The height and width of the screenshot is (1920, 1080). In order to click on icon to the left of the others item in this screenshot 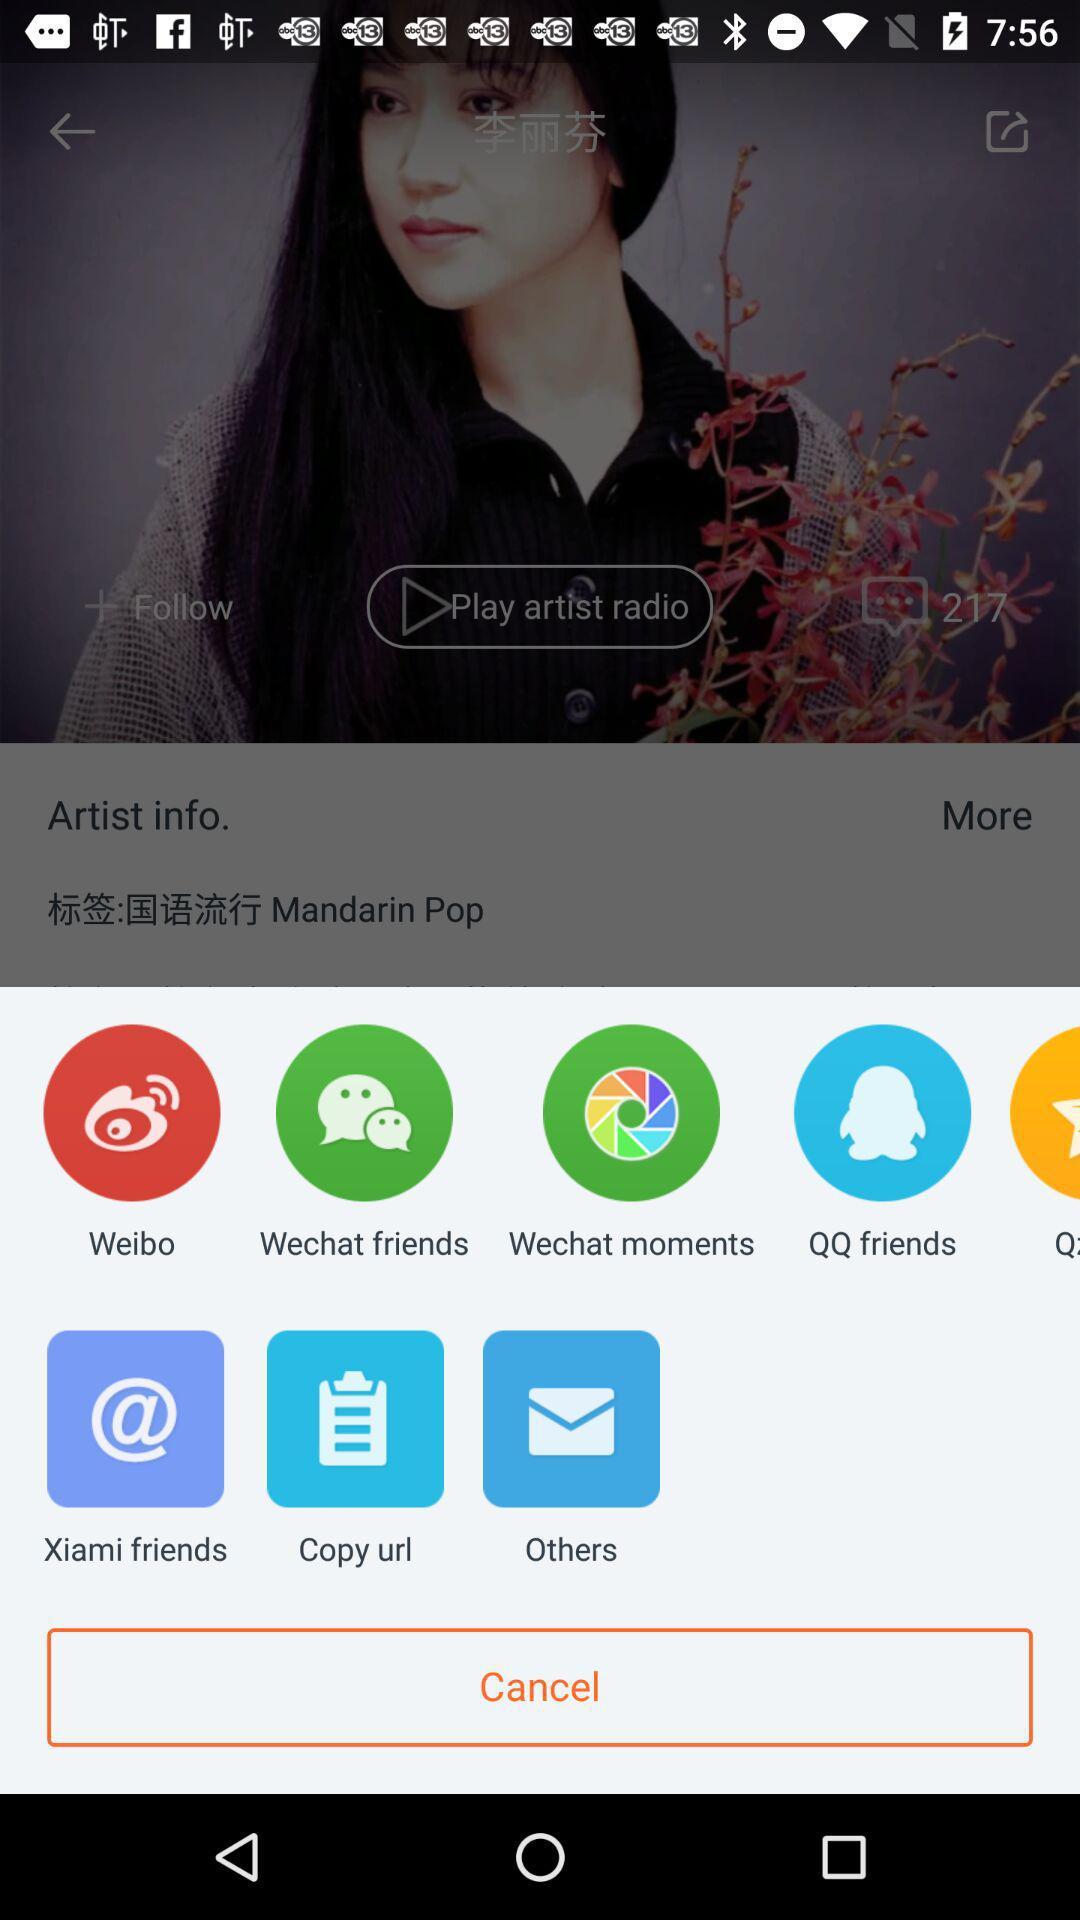, I will do `click(354, 1450)`.